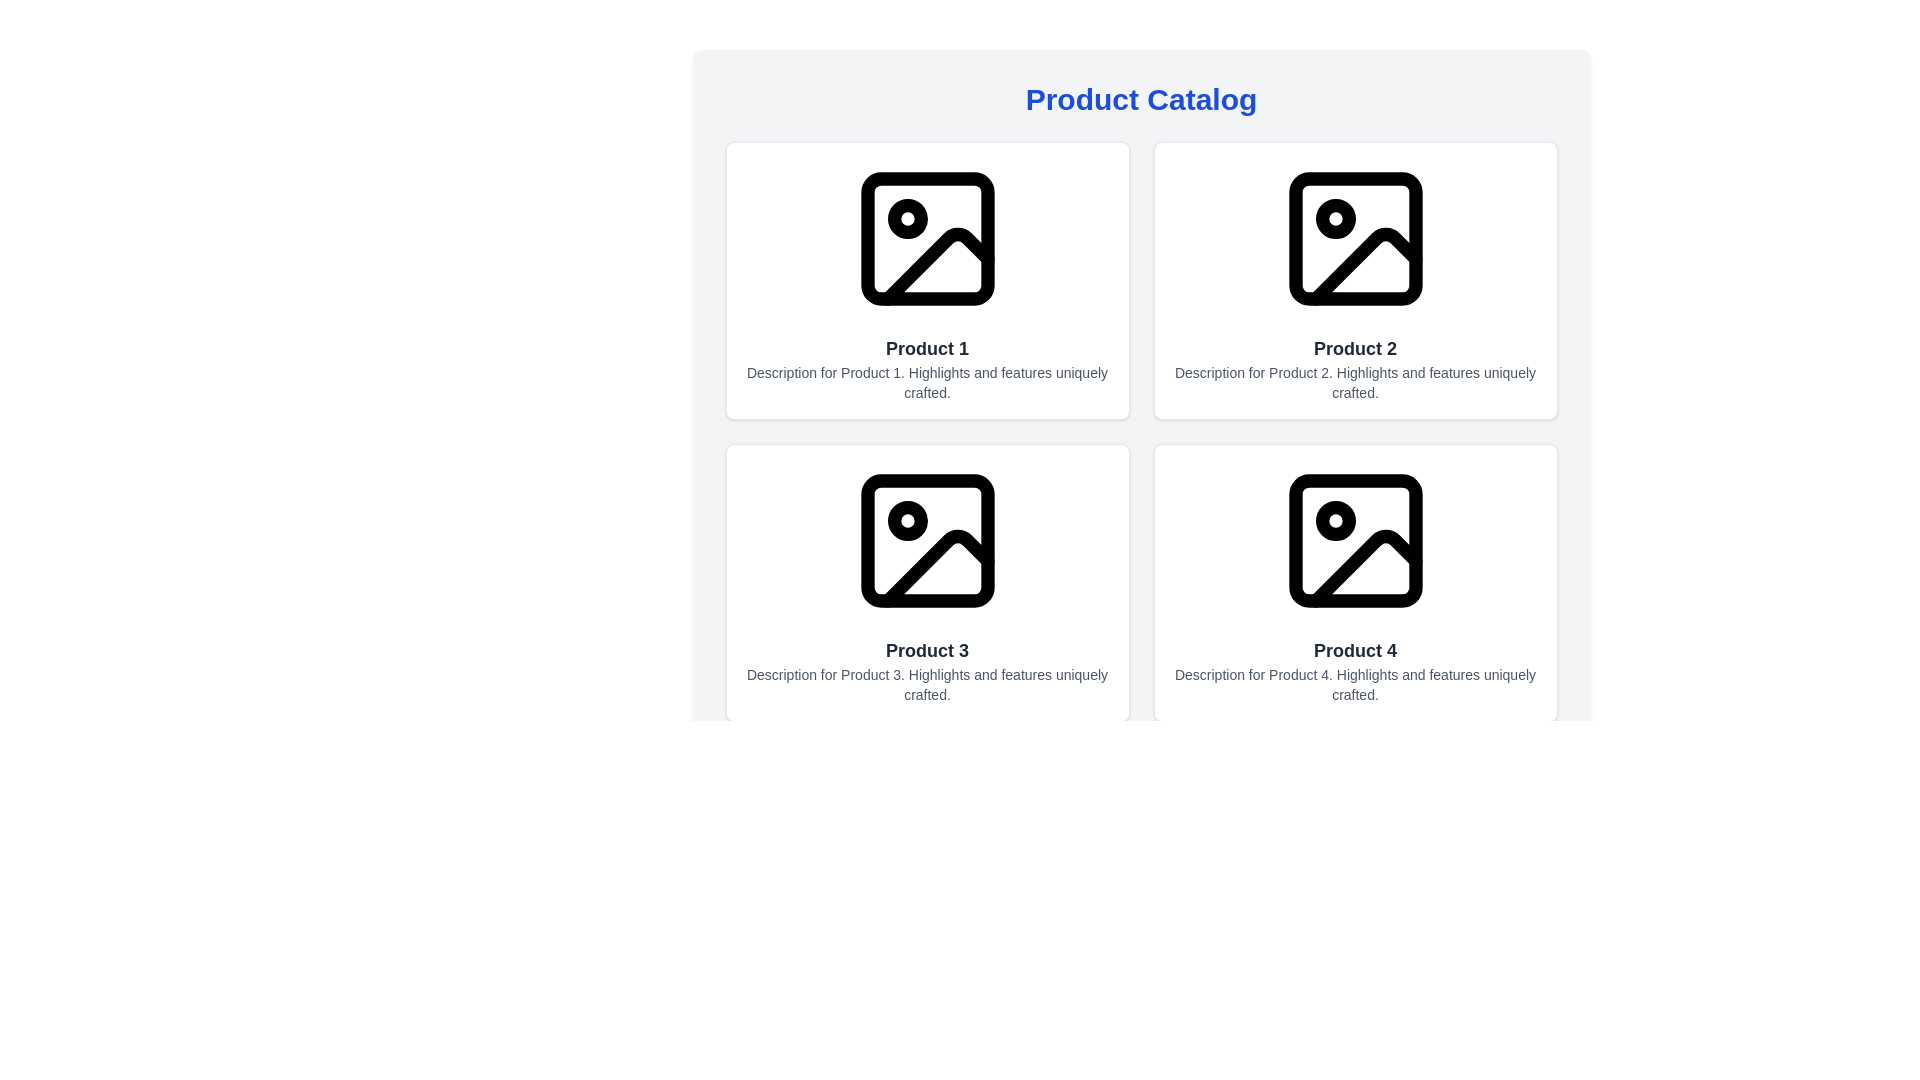  What do you see at coordinates (1355, 238) in the screenshot?
I see `the image placeholder icon located at the topmost section of the 'Product 2' card, which is represented by a minimalistic design with a rectangular outline, a circular dot, and a triangular shape` at bounding box center [1355, 238].